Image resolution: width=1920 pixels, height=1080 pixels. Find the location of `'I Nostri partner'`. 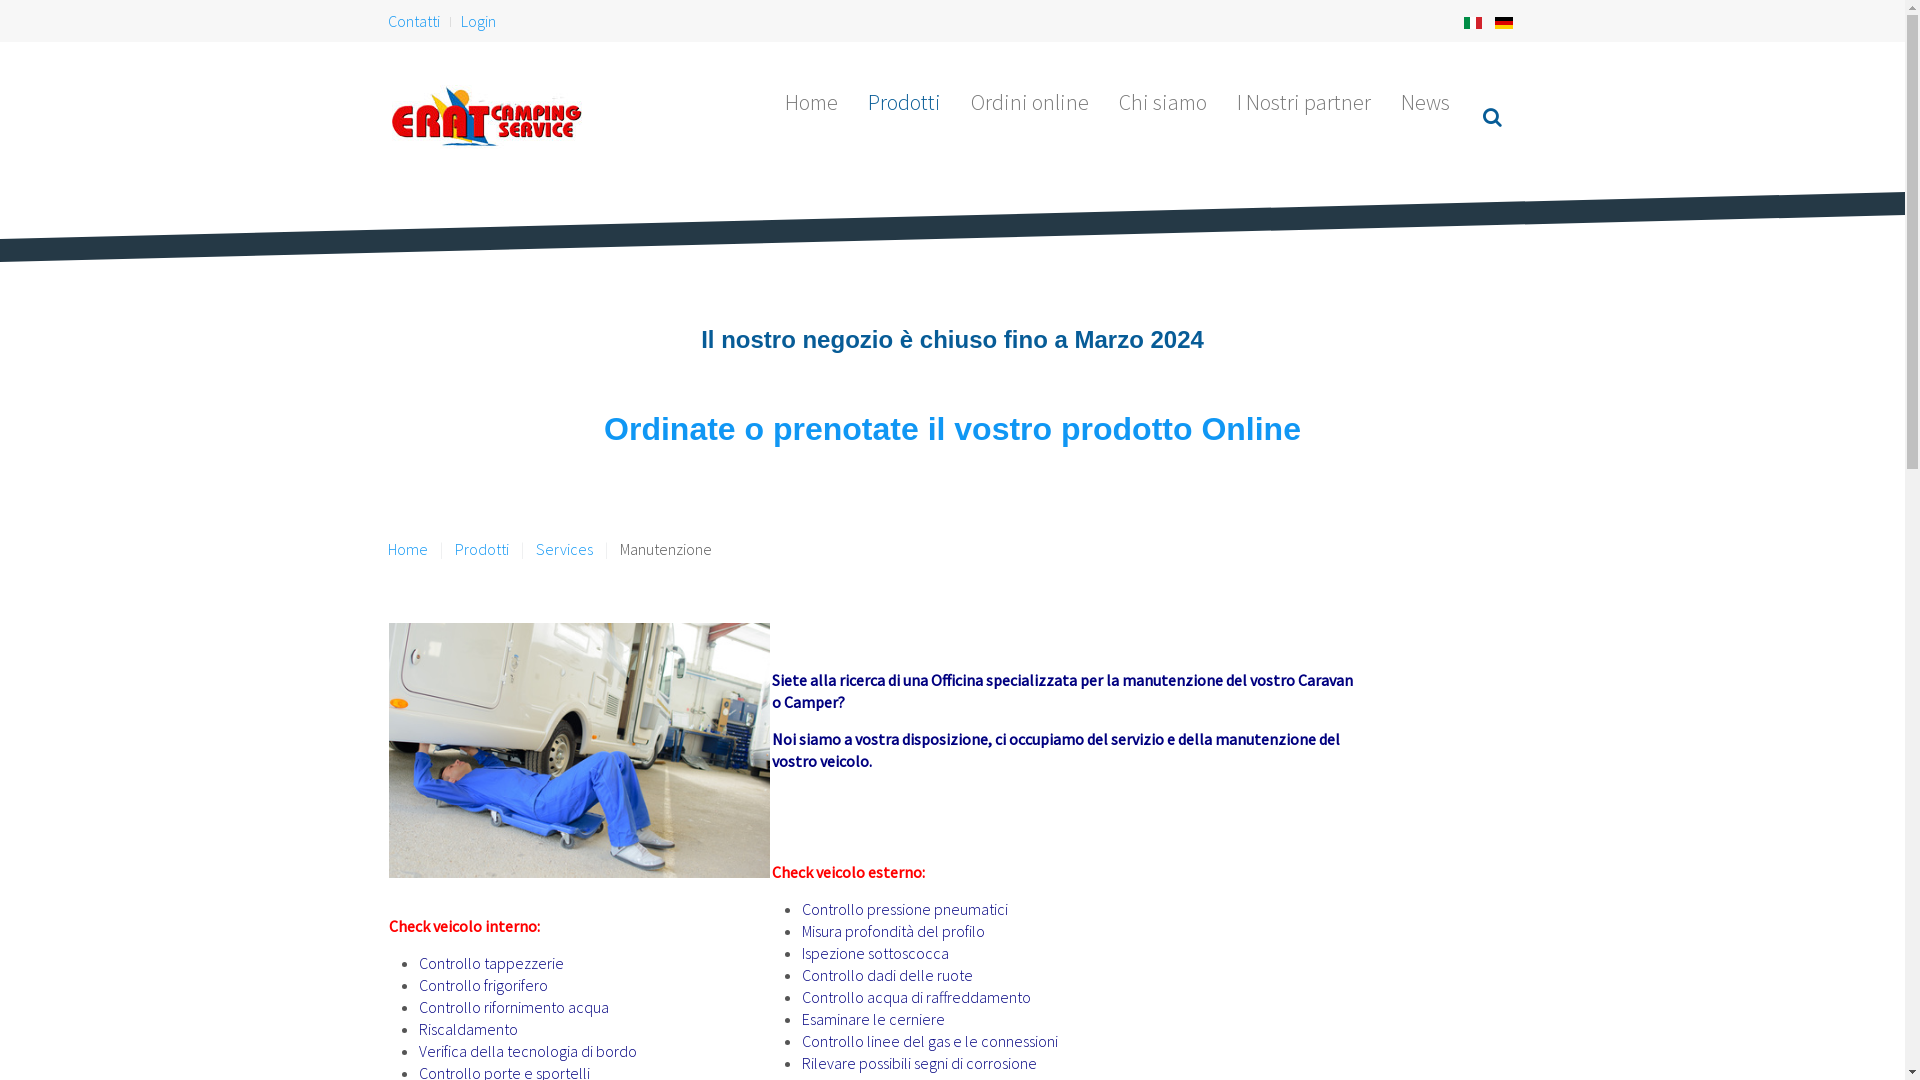

'I Nostri partner' is located at coordinates (1304, 101).